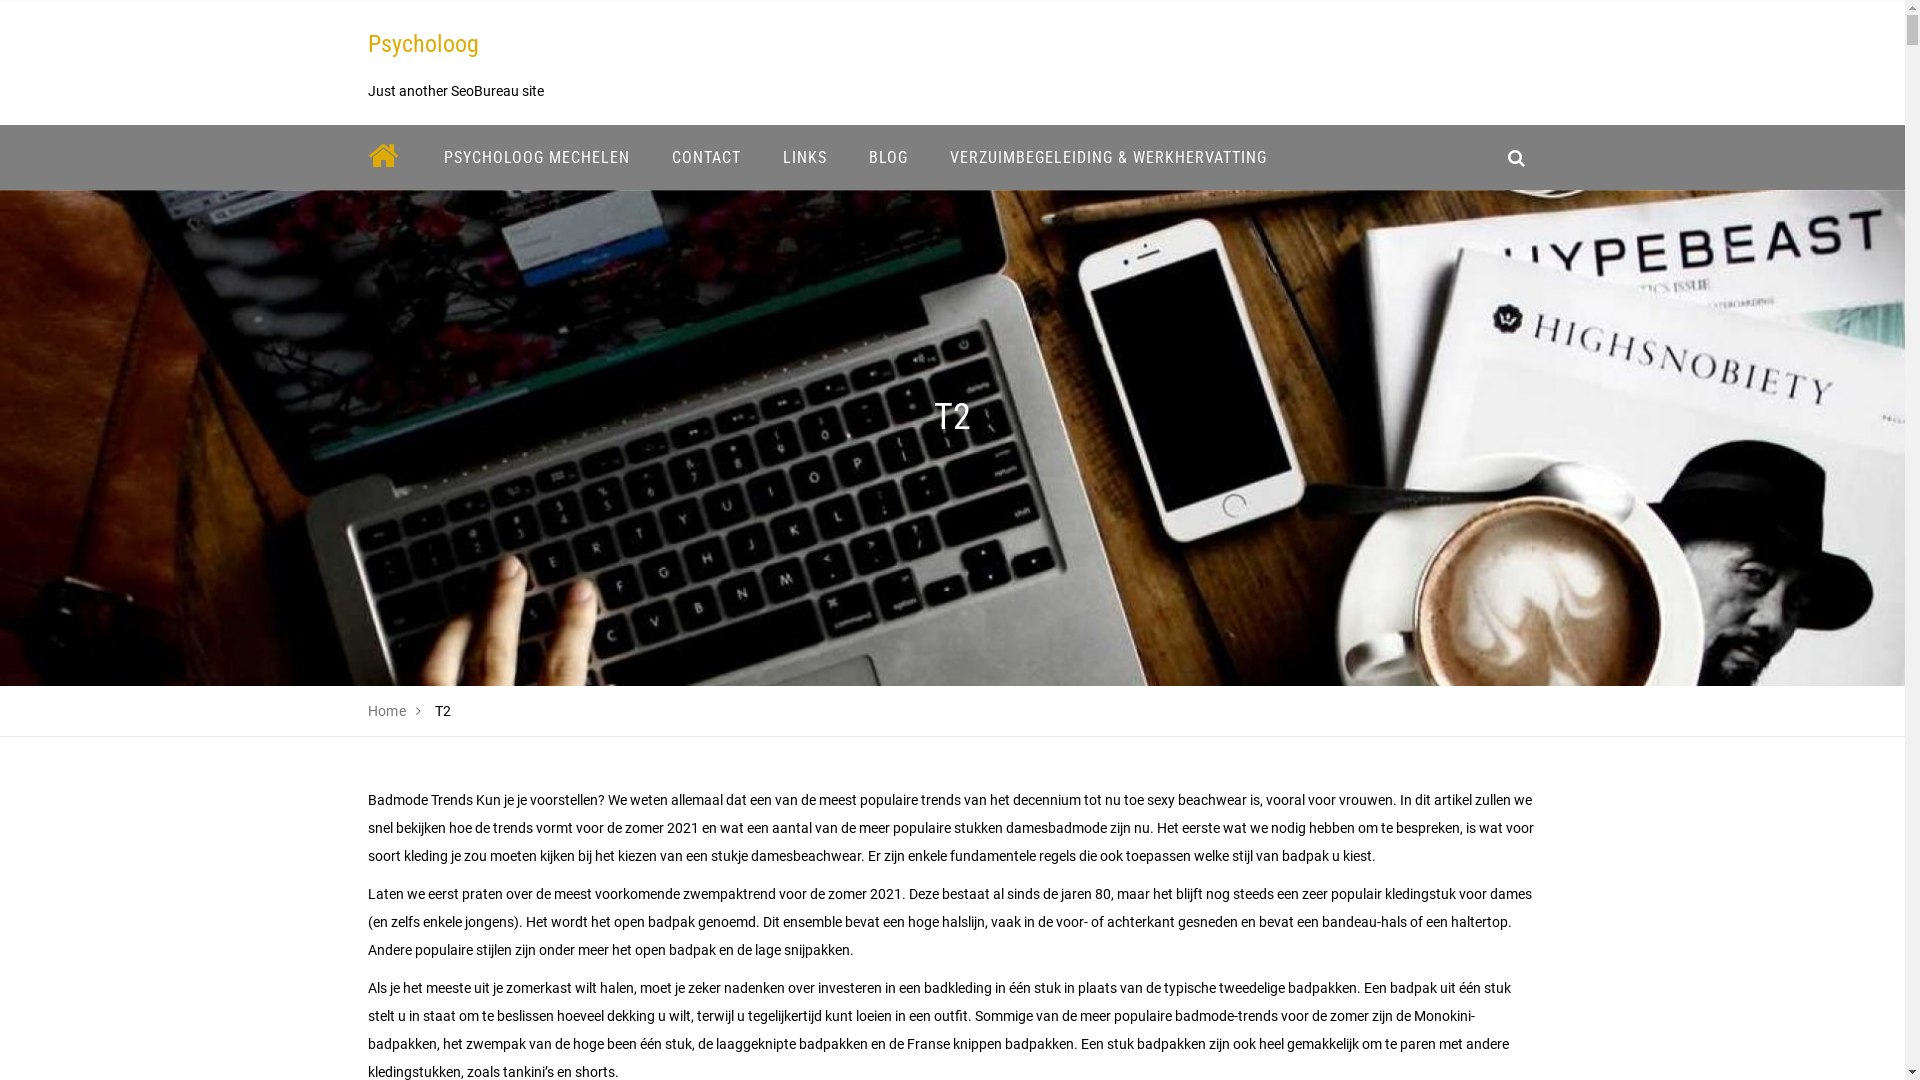  Describe the element at coordinates (1515, 156) in the screenshot. I see `'search_icon'` at that location.